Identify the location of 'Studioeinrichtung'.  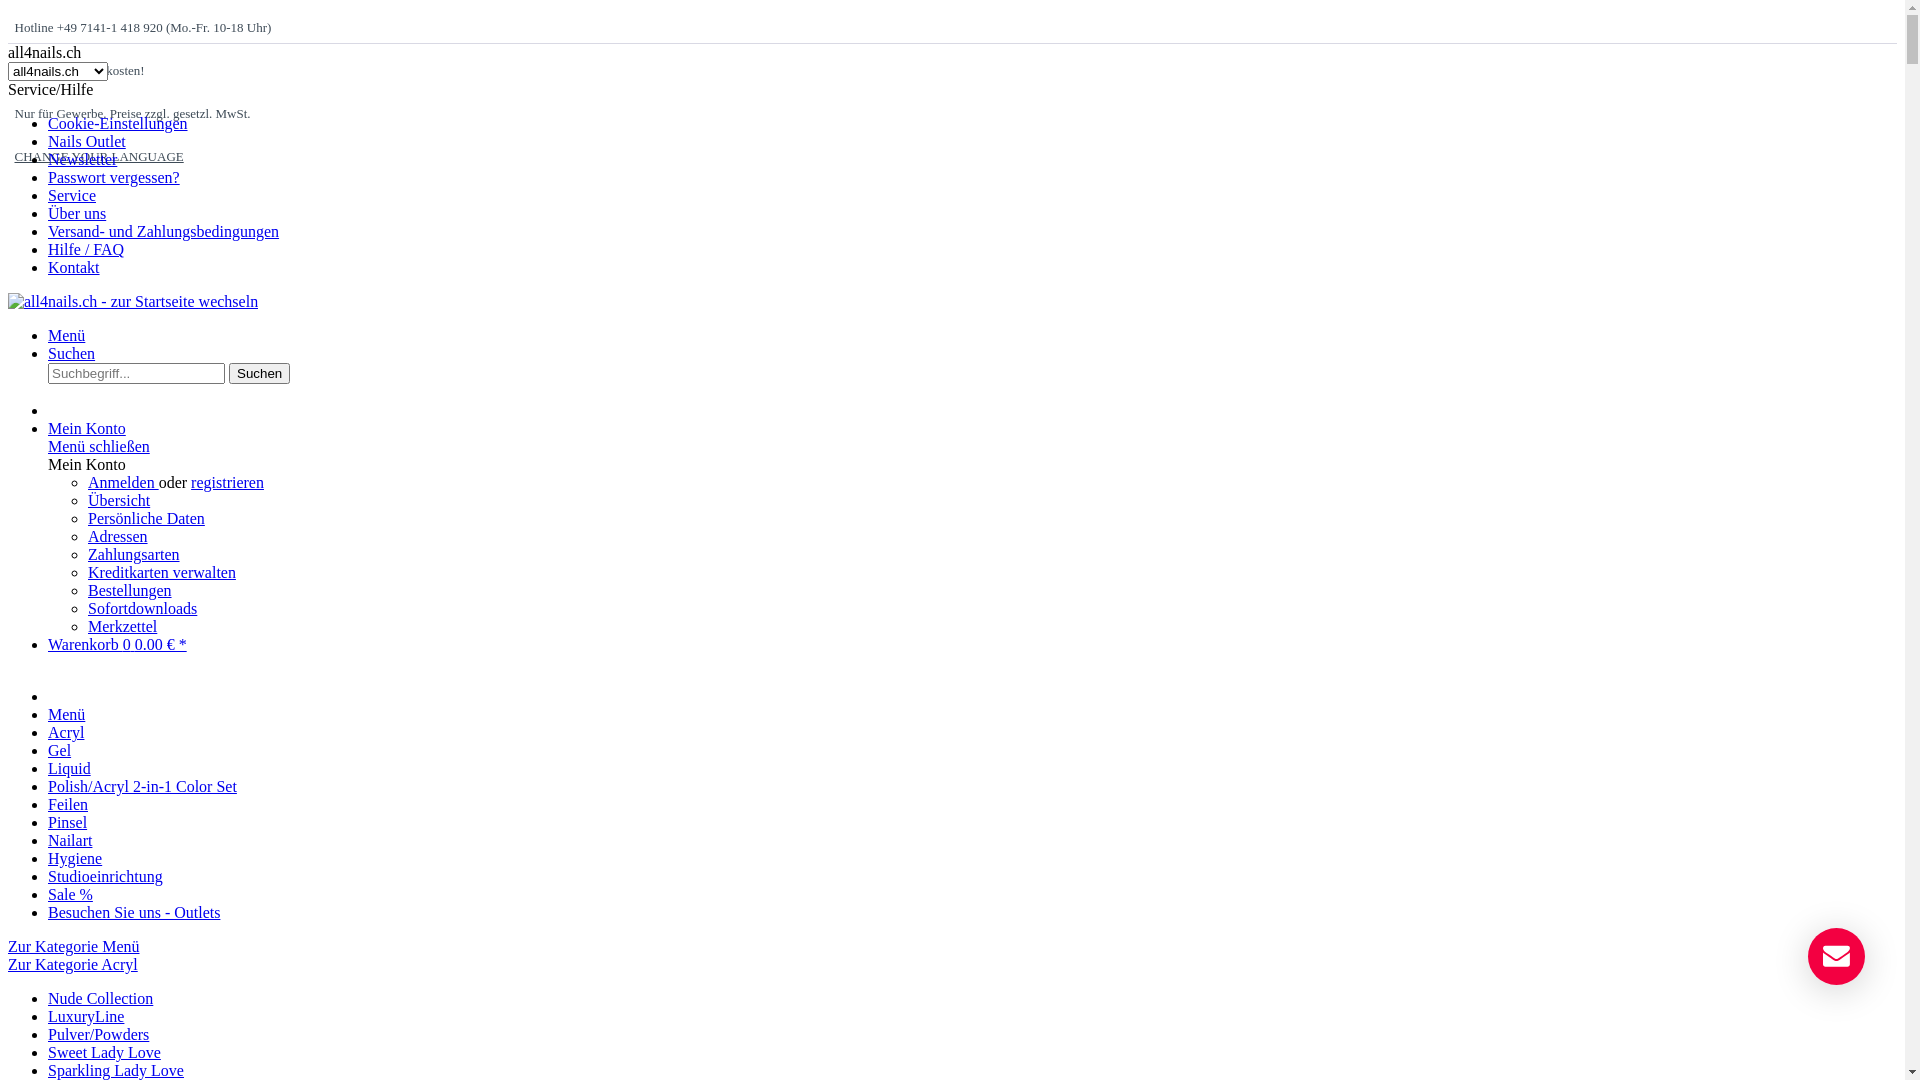
(48, 875).